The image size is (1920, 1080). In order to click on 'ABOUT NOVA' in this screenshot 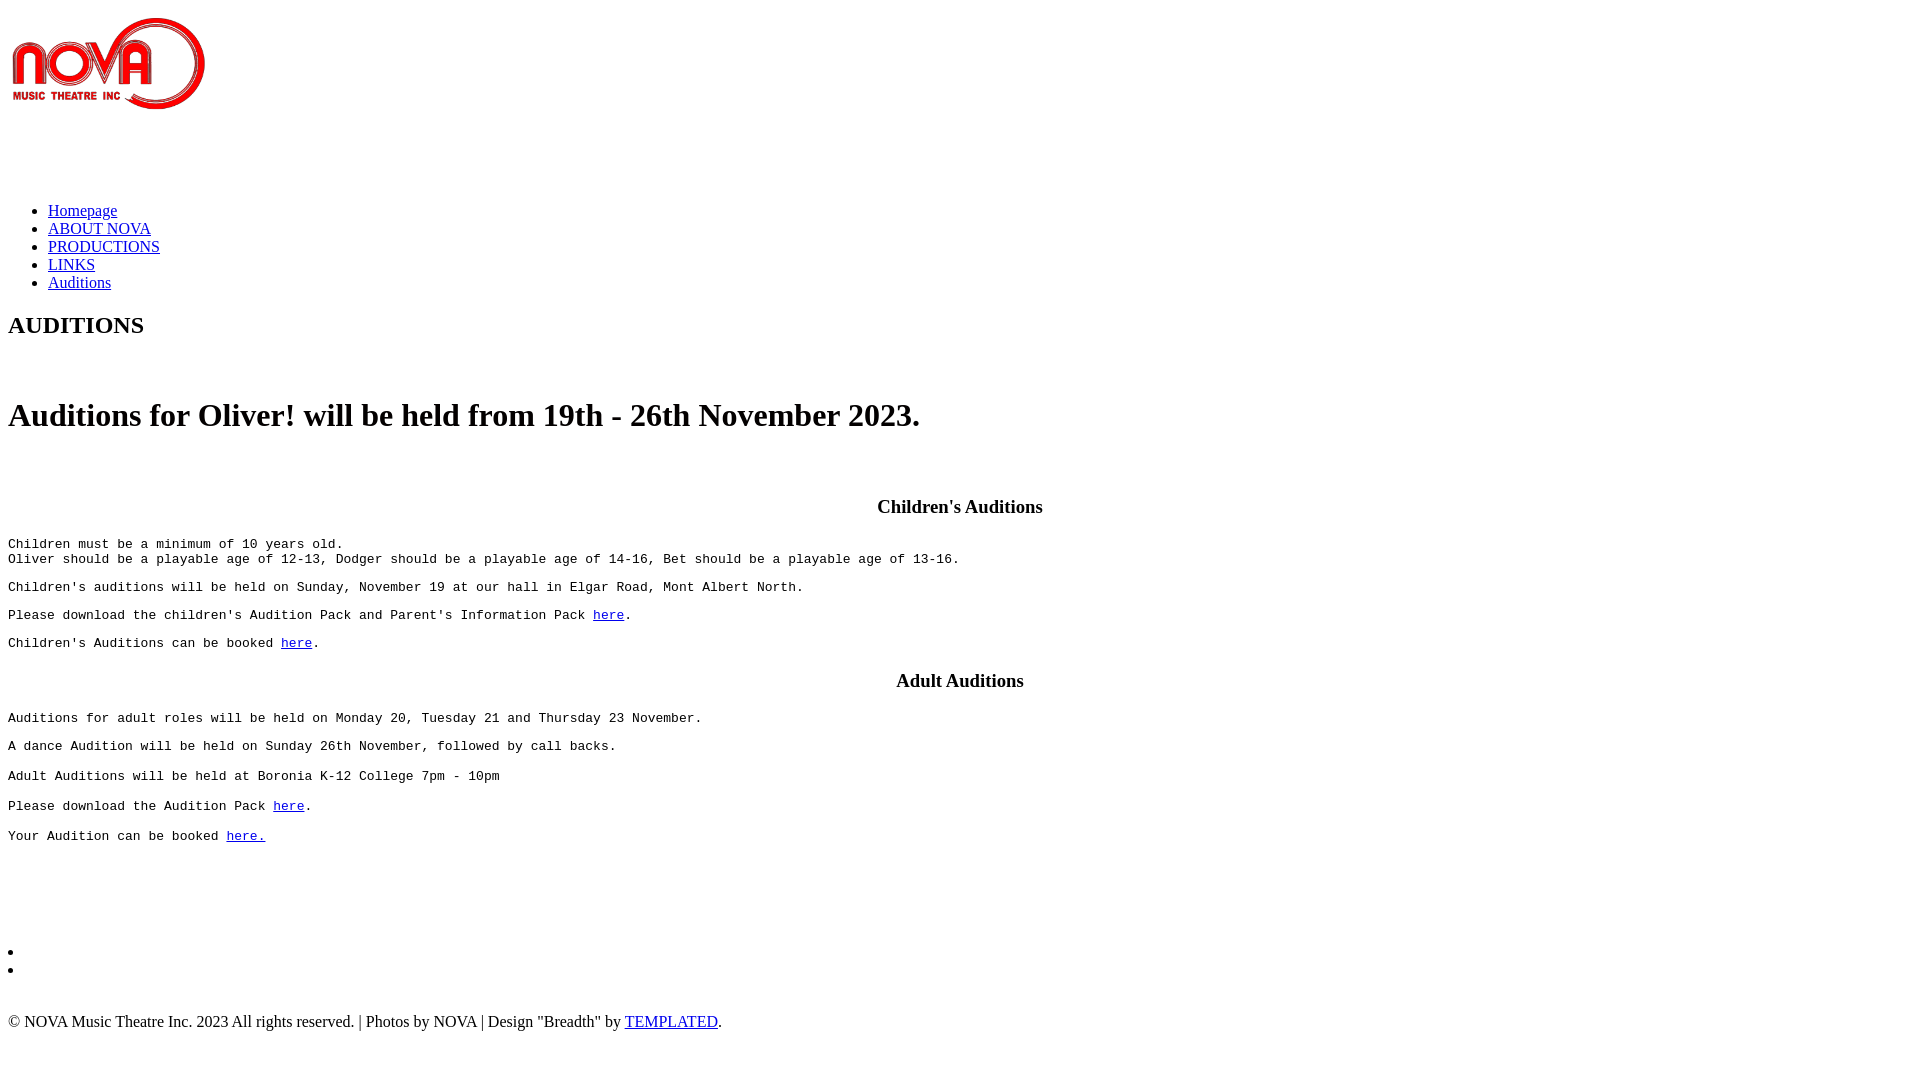, I will do `click(98, 227)`.